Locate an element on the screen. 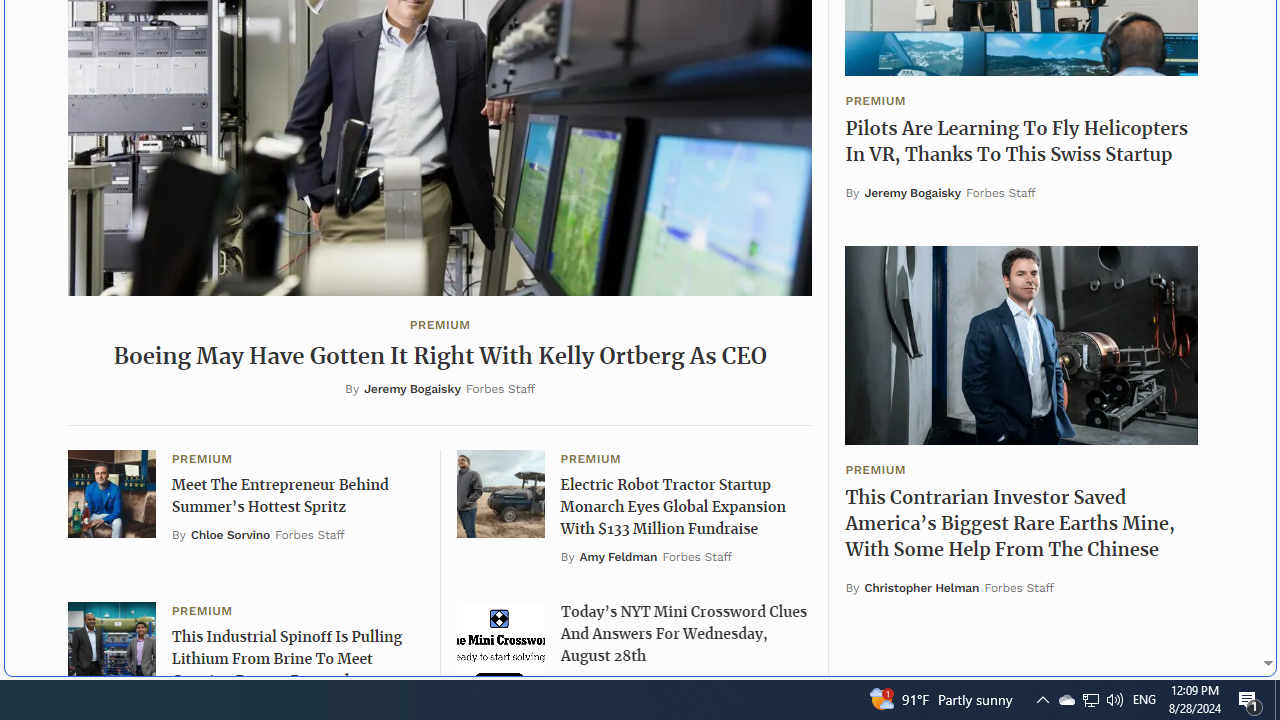  'Christopher Helman' is located at coordinates (921, 586).